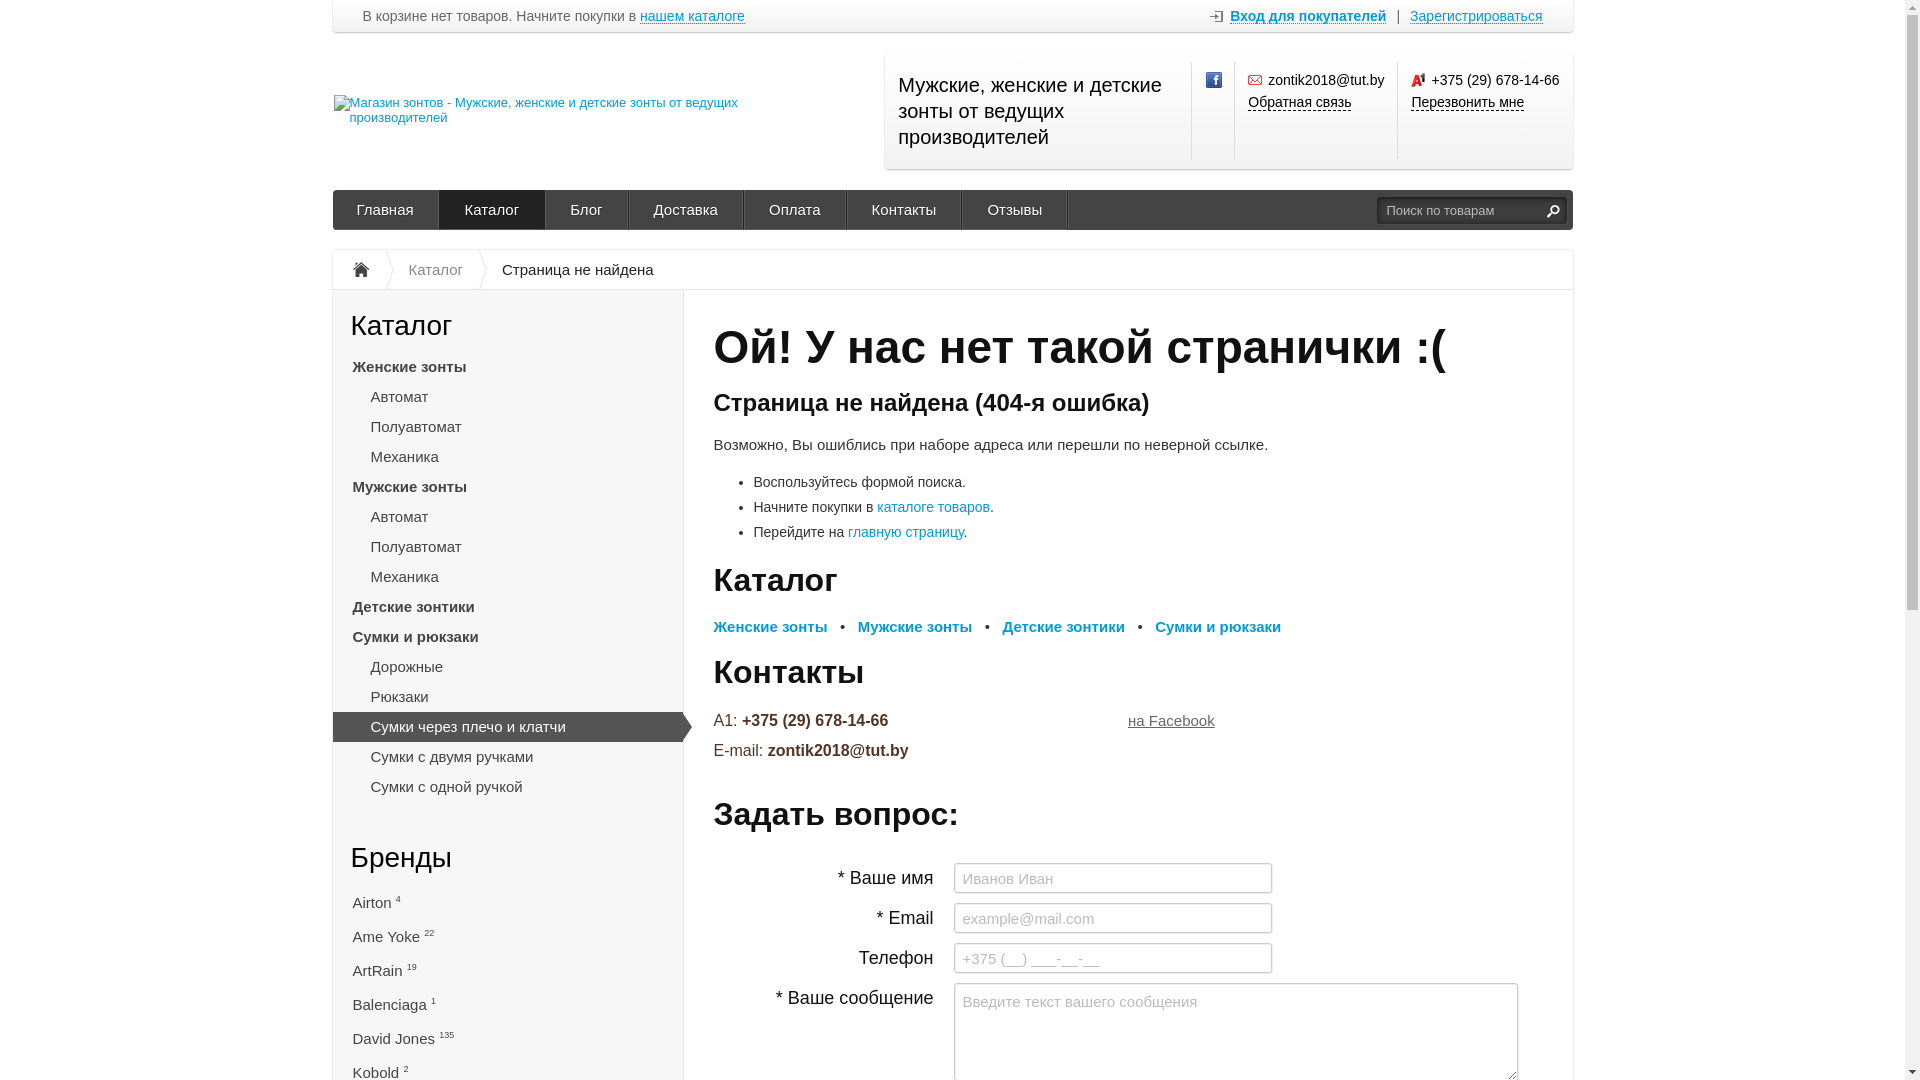 Image resolution: width=1920 pixels, height=1080 pixels. I want to click on 'David Jones 135', so click(331, 1036).